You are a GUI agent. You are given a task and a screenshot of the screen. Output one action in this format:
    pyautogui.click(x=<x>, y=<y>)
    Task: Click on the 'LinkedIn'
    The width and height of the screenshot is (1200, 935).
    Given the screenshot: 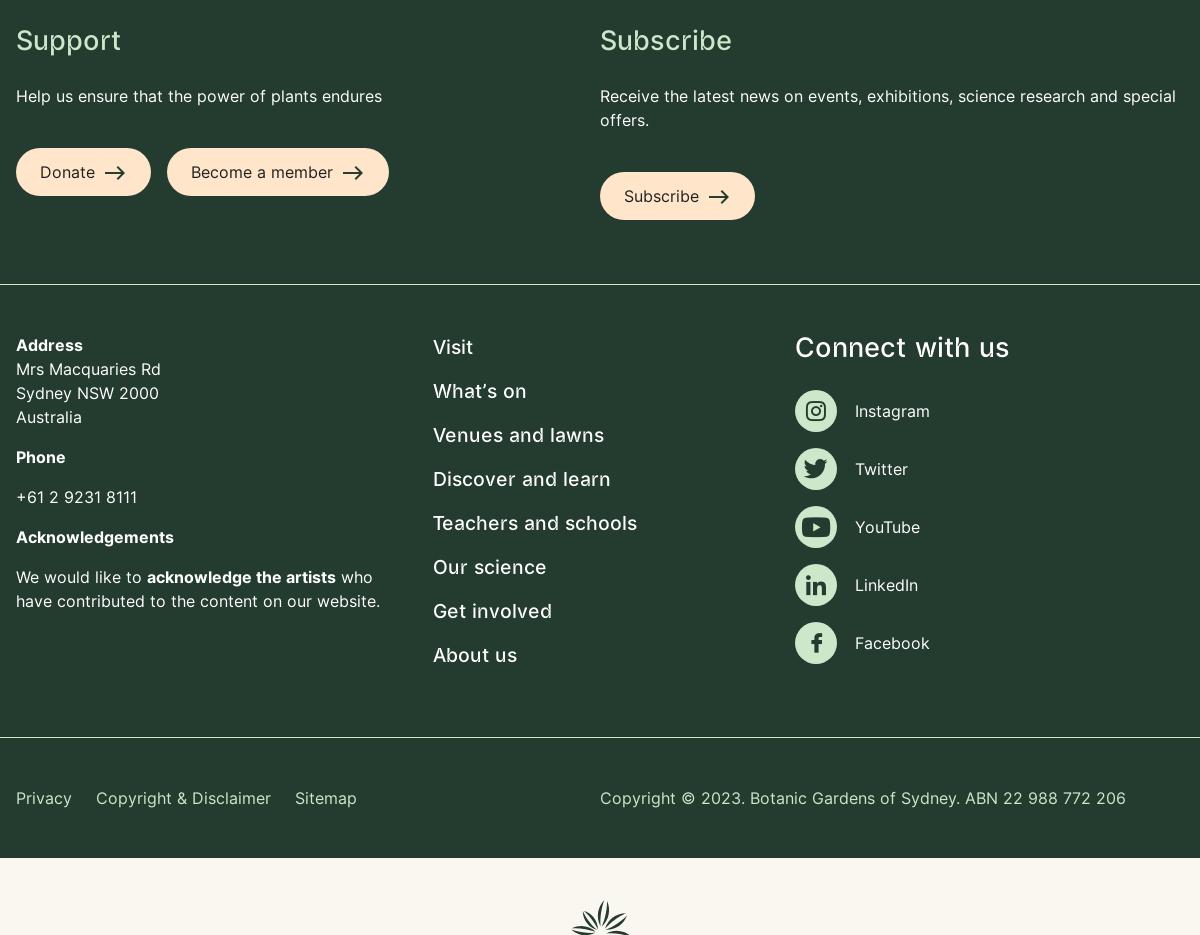 What is the action you would take?
    pyautogui.click(x=854, y=585)
    